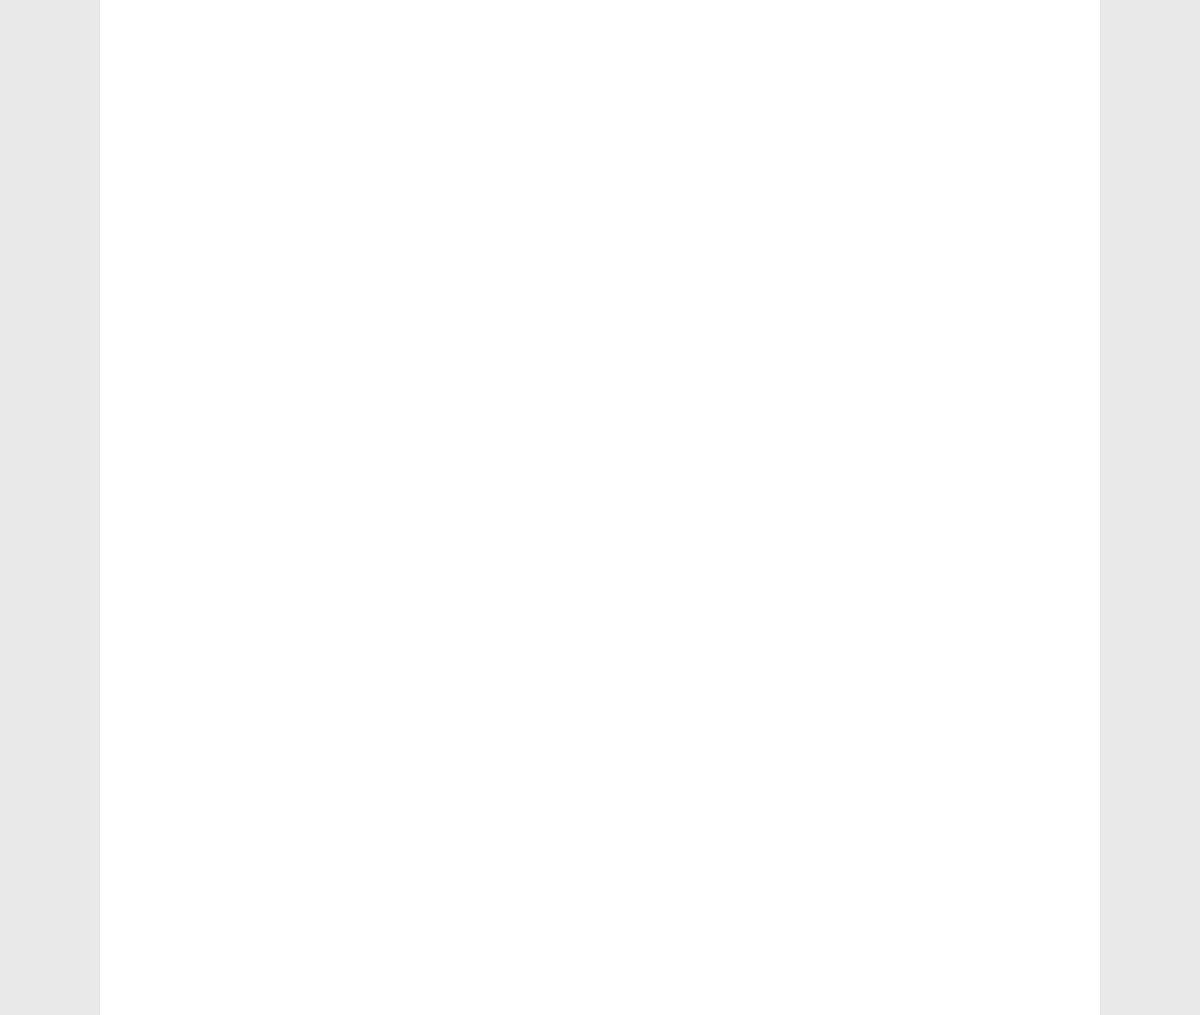  What do you see at coordinates (890, 585) in the screenshot?
I see `'Learning'` at bounding box center [890, 585].